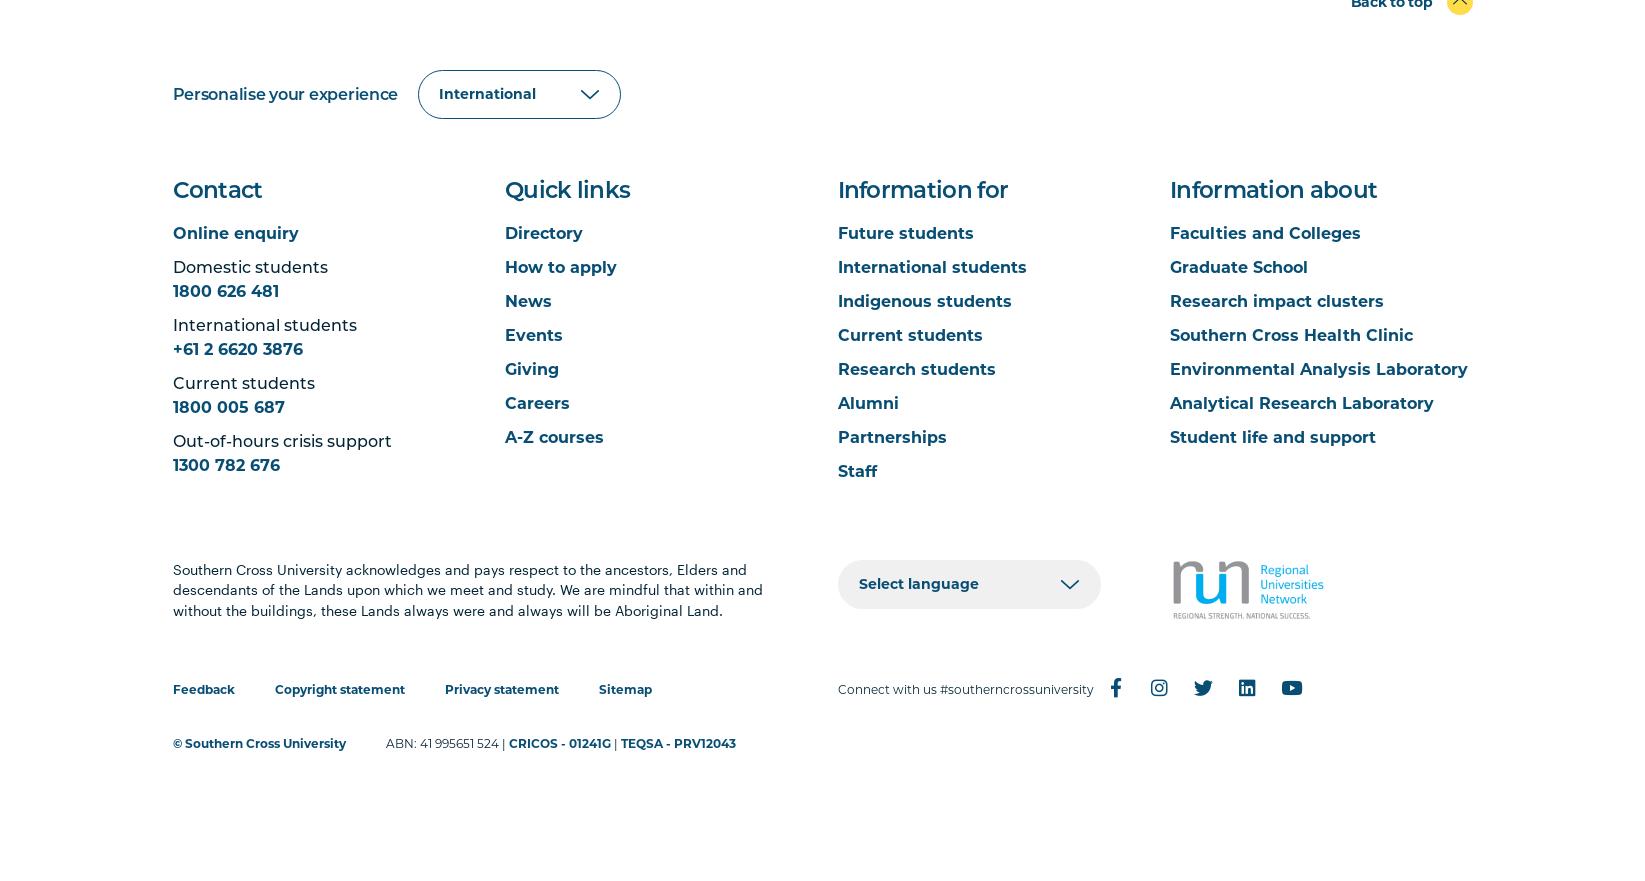 The height and width of the screenshot is (881, 1645). Describe the element at coordinates (614, 742) in the screenshot. I see `'|'` at that location.